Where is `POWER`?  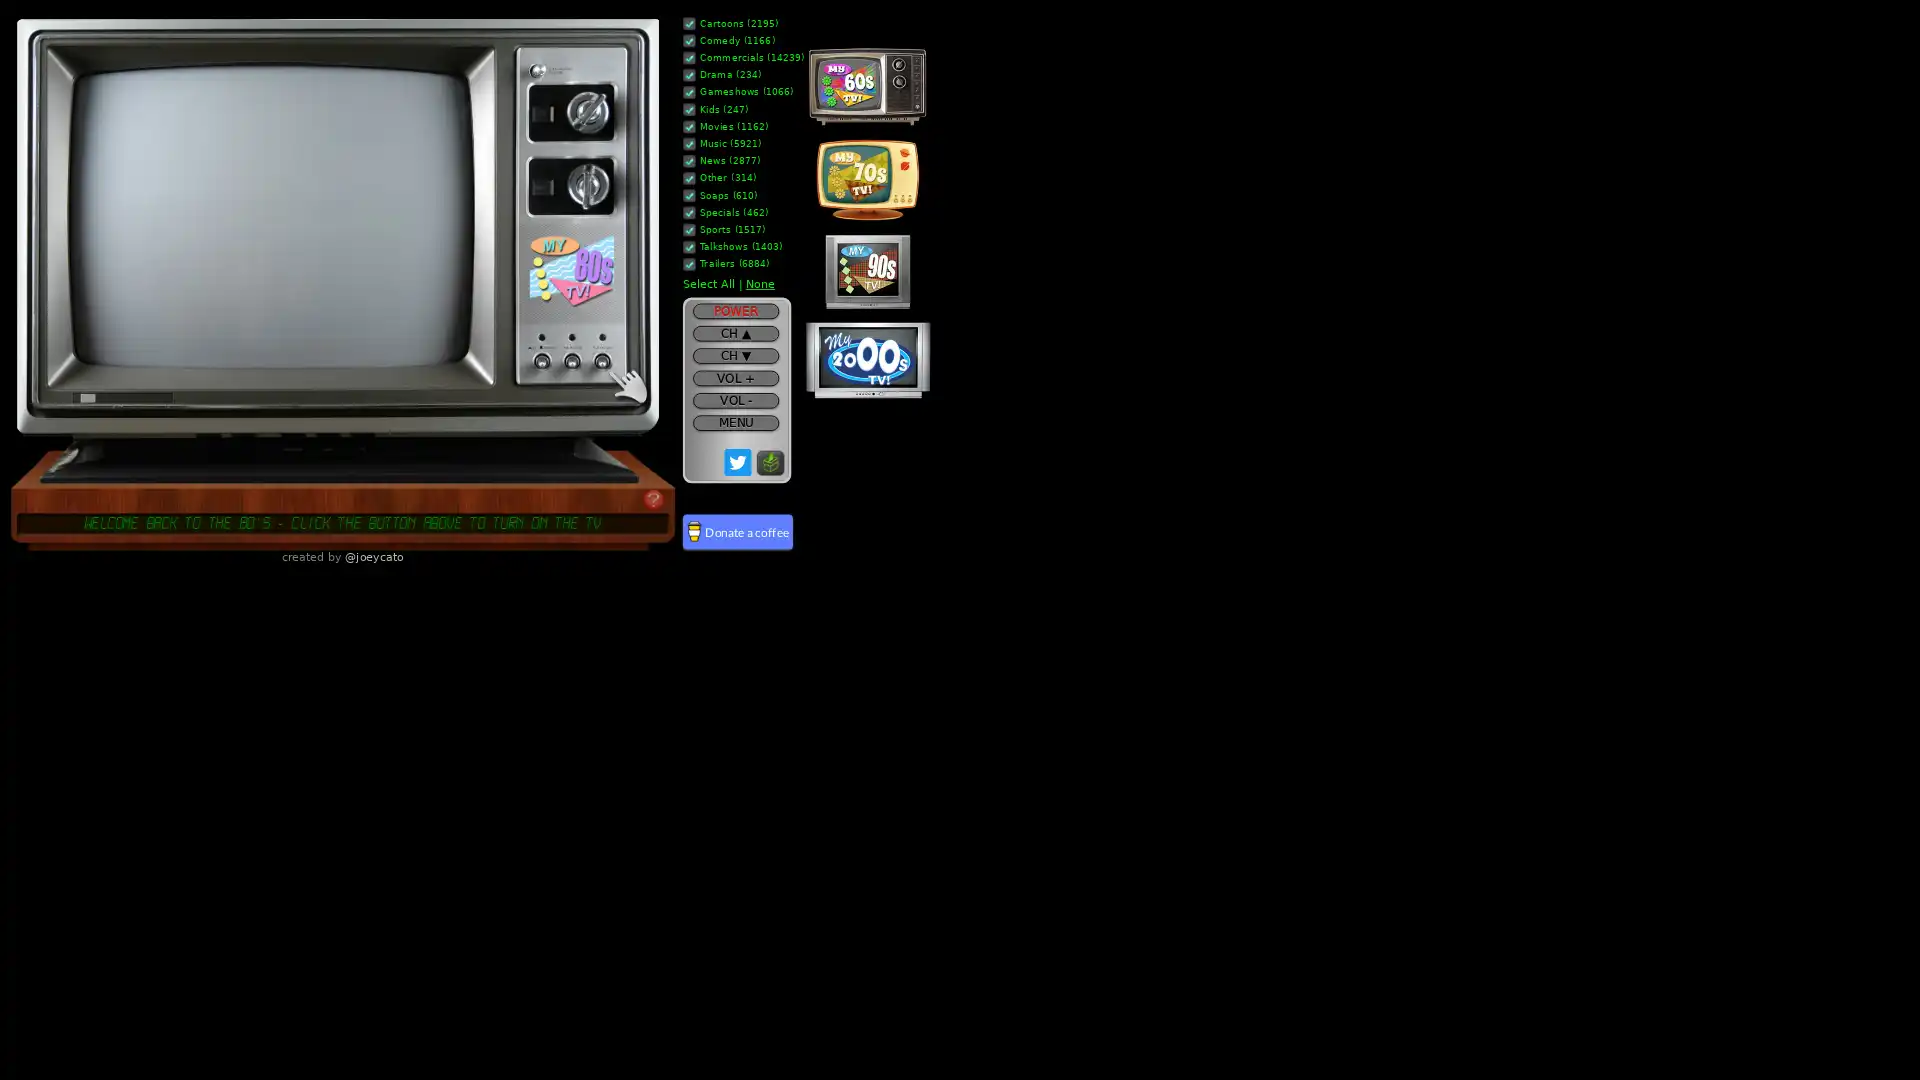 POWER is located at coordinates (734, 311).